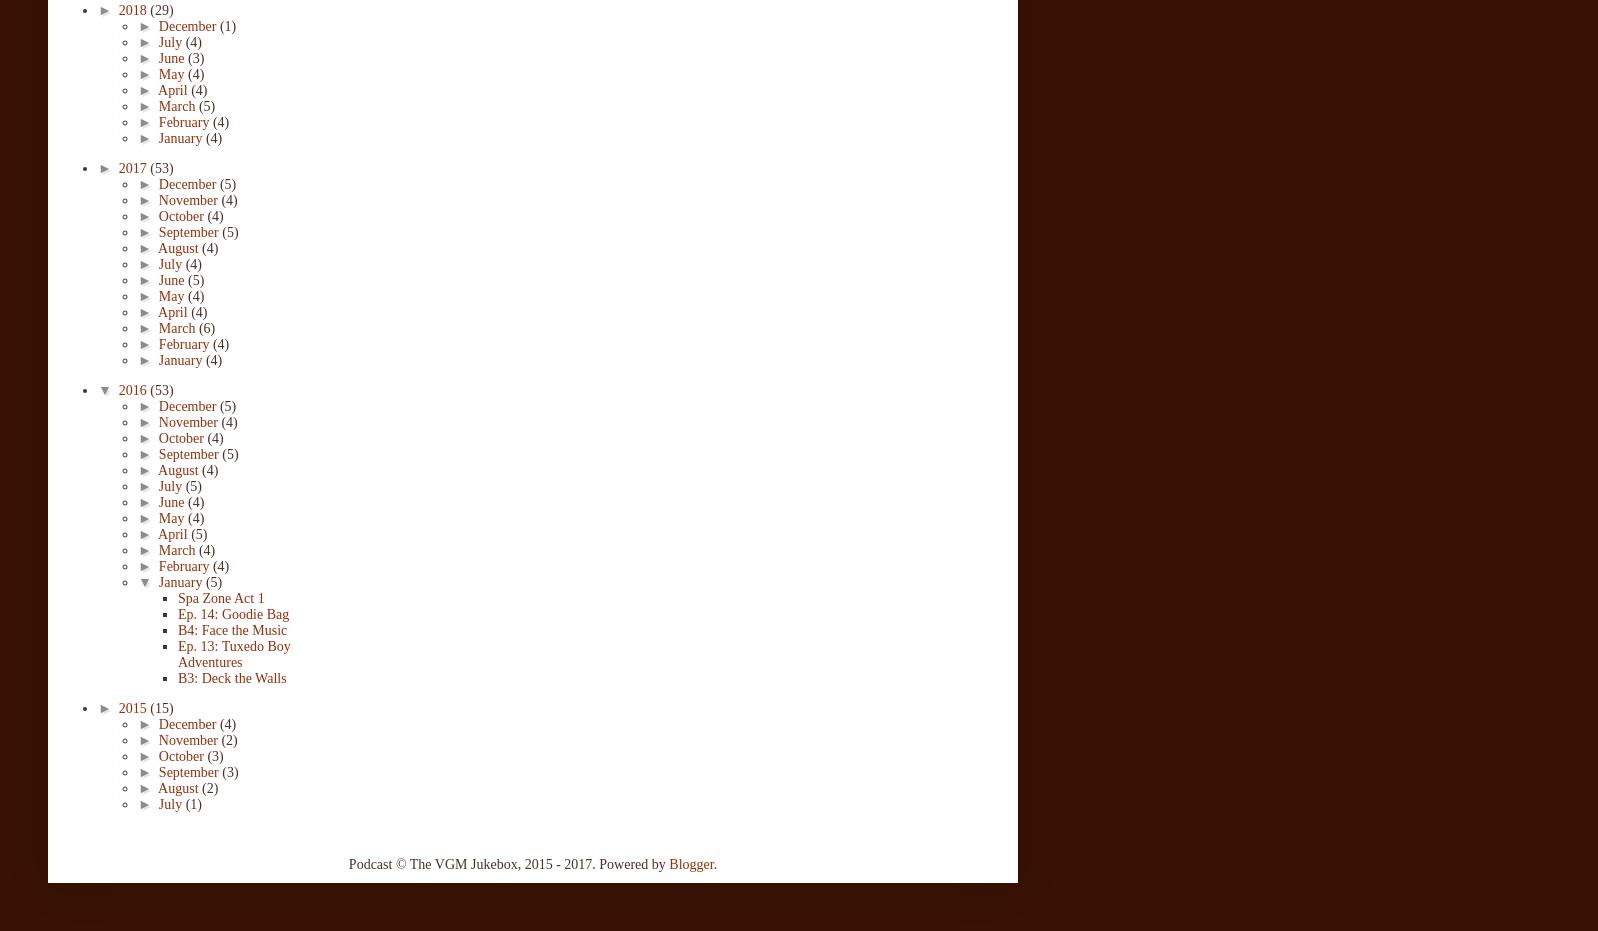 The width and height of the screenshot is (1598, 931). What do you see at coordinates (133, 8) in the screenshot?
I see `'2018'` at bounding box center [133, 8].